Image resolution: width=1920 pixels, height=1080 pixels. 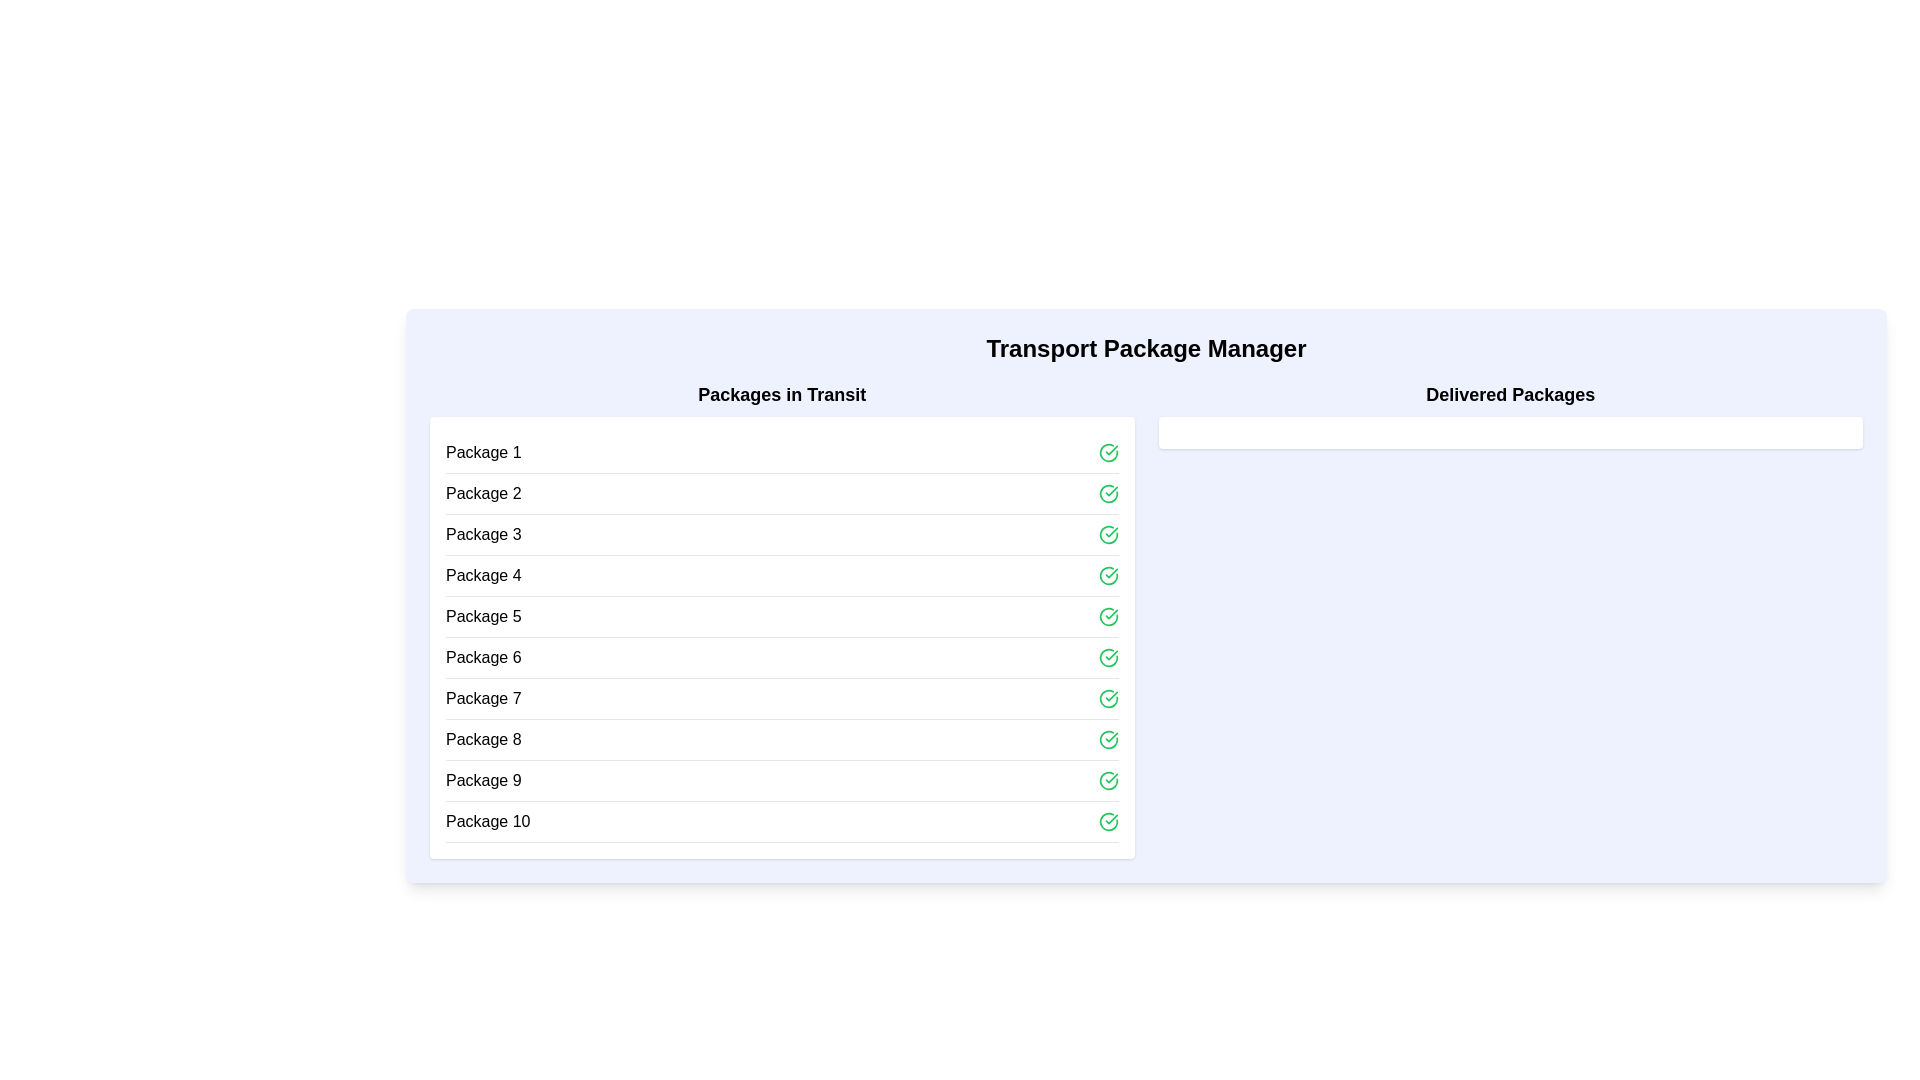 I want to click on the status icon for 'Package 9' located at the rightmost position of the row, so click(x=1107, y=779).